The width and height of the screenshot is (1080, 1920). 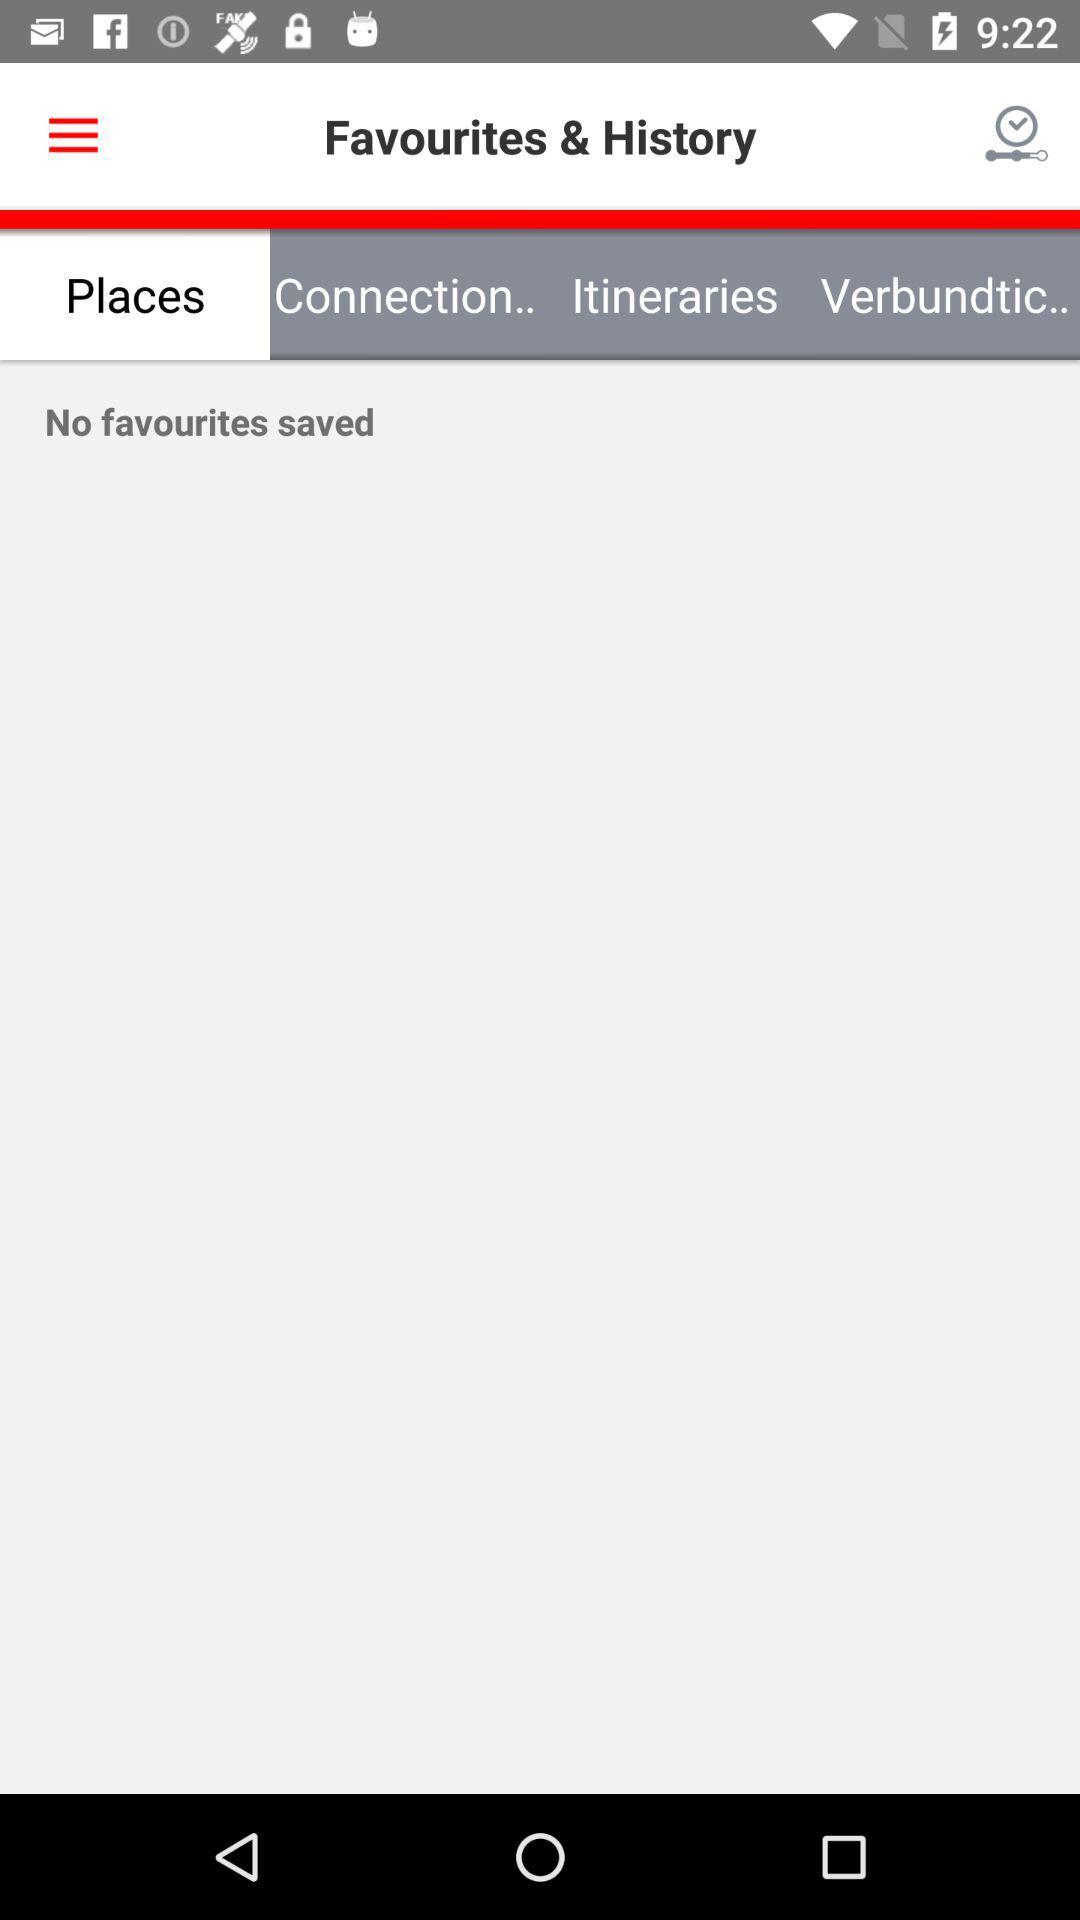 I want to click on icon next to connection requests icon, so click(x=72, y=135).